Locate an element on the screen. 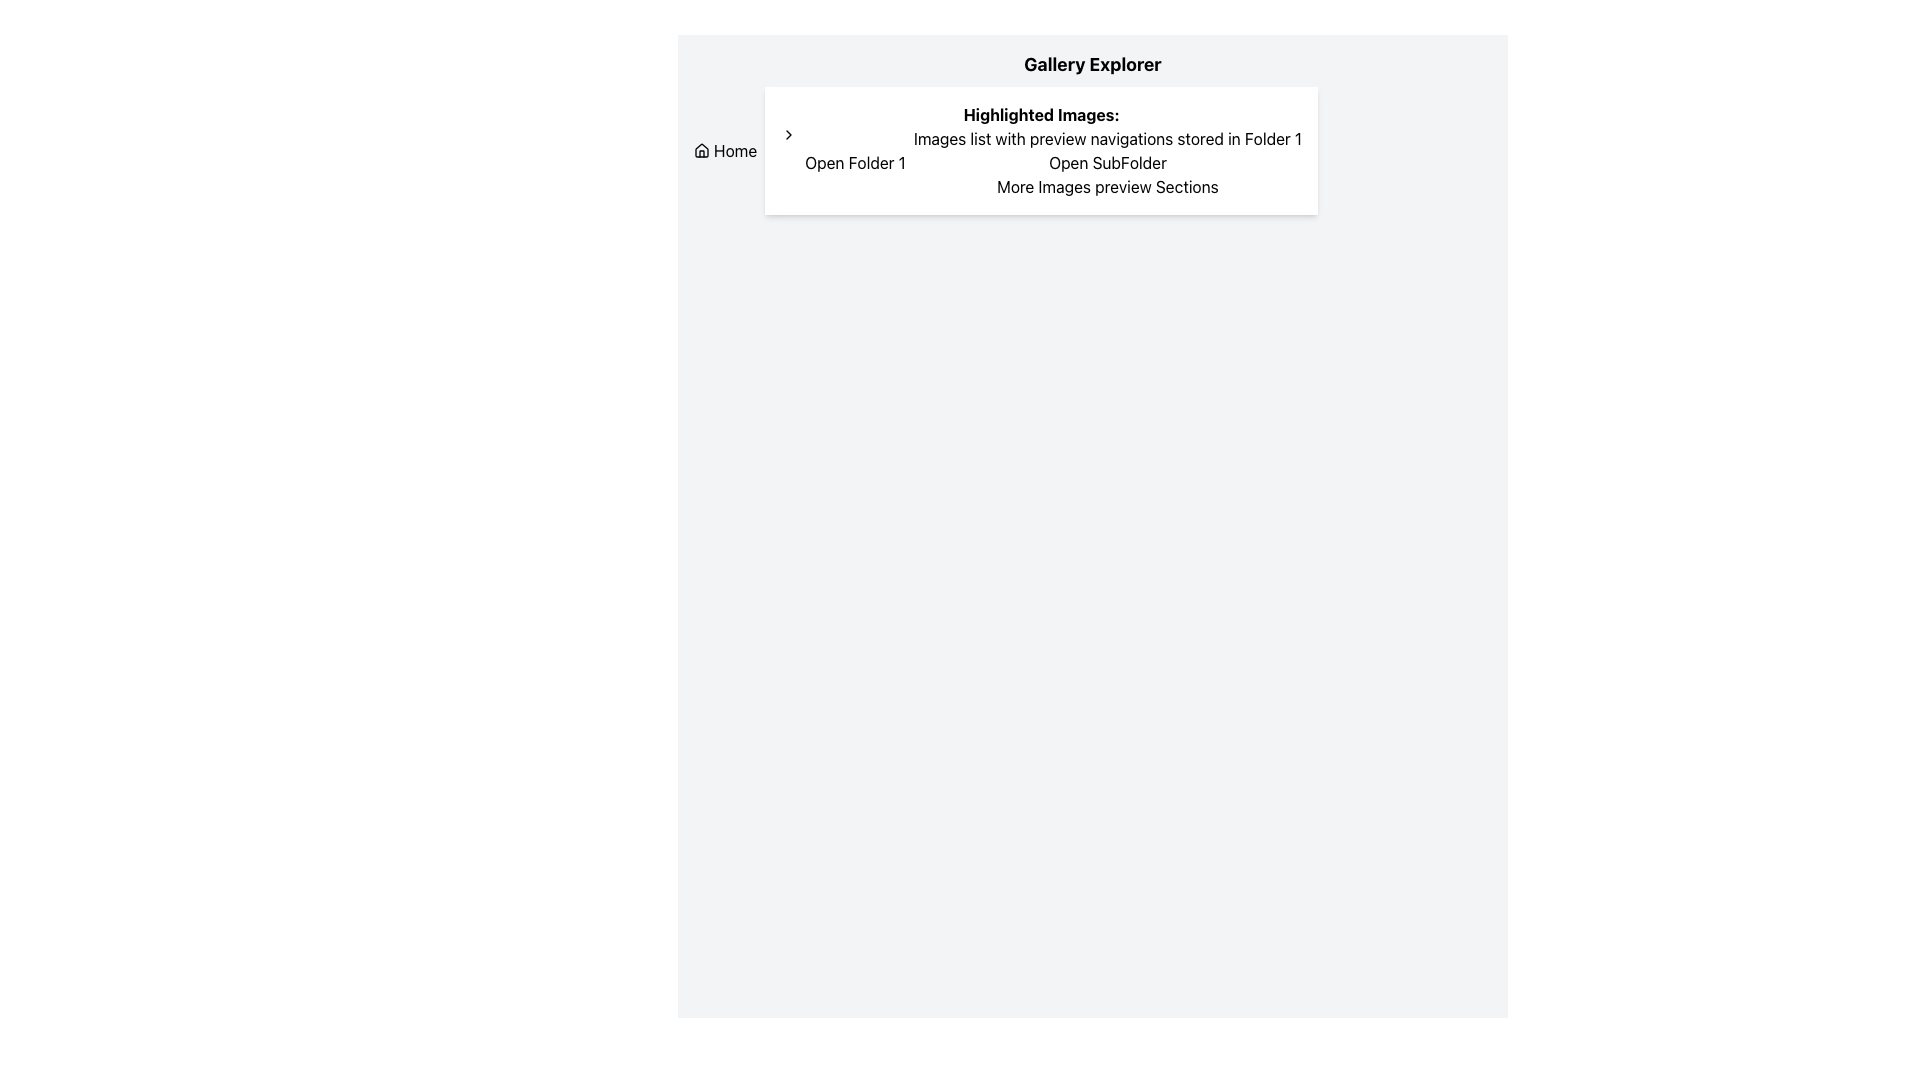 Image resolution: width=1920 pixels, height=1080 pixels. the navigation button that expands is located at coordinates (1106, 161).